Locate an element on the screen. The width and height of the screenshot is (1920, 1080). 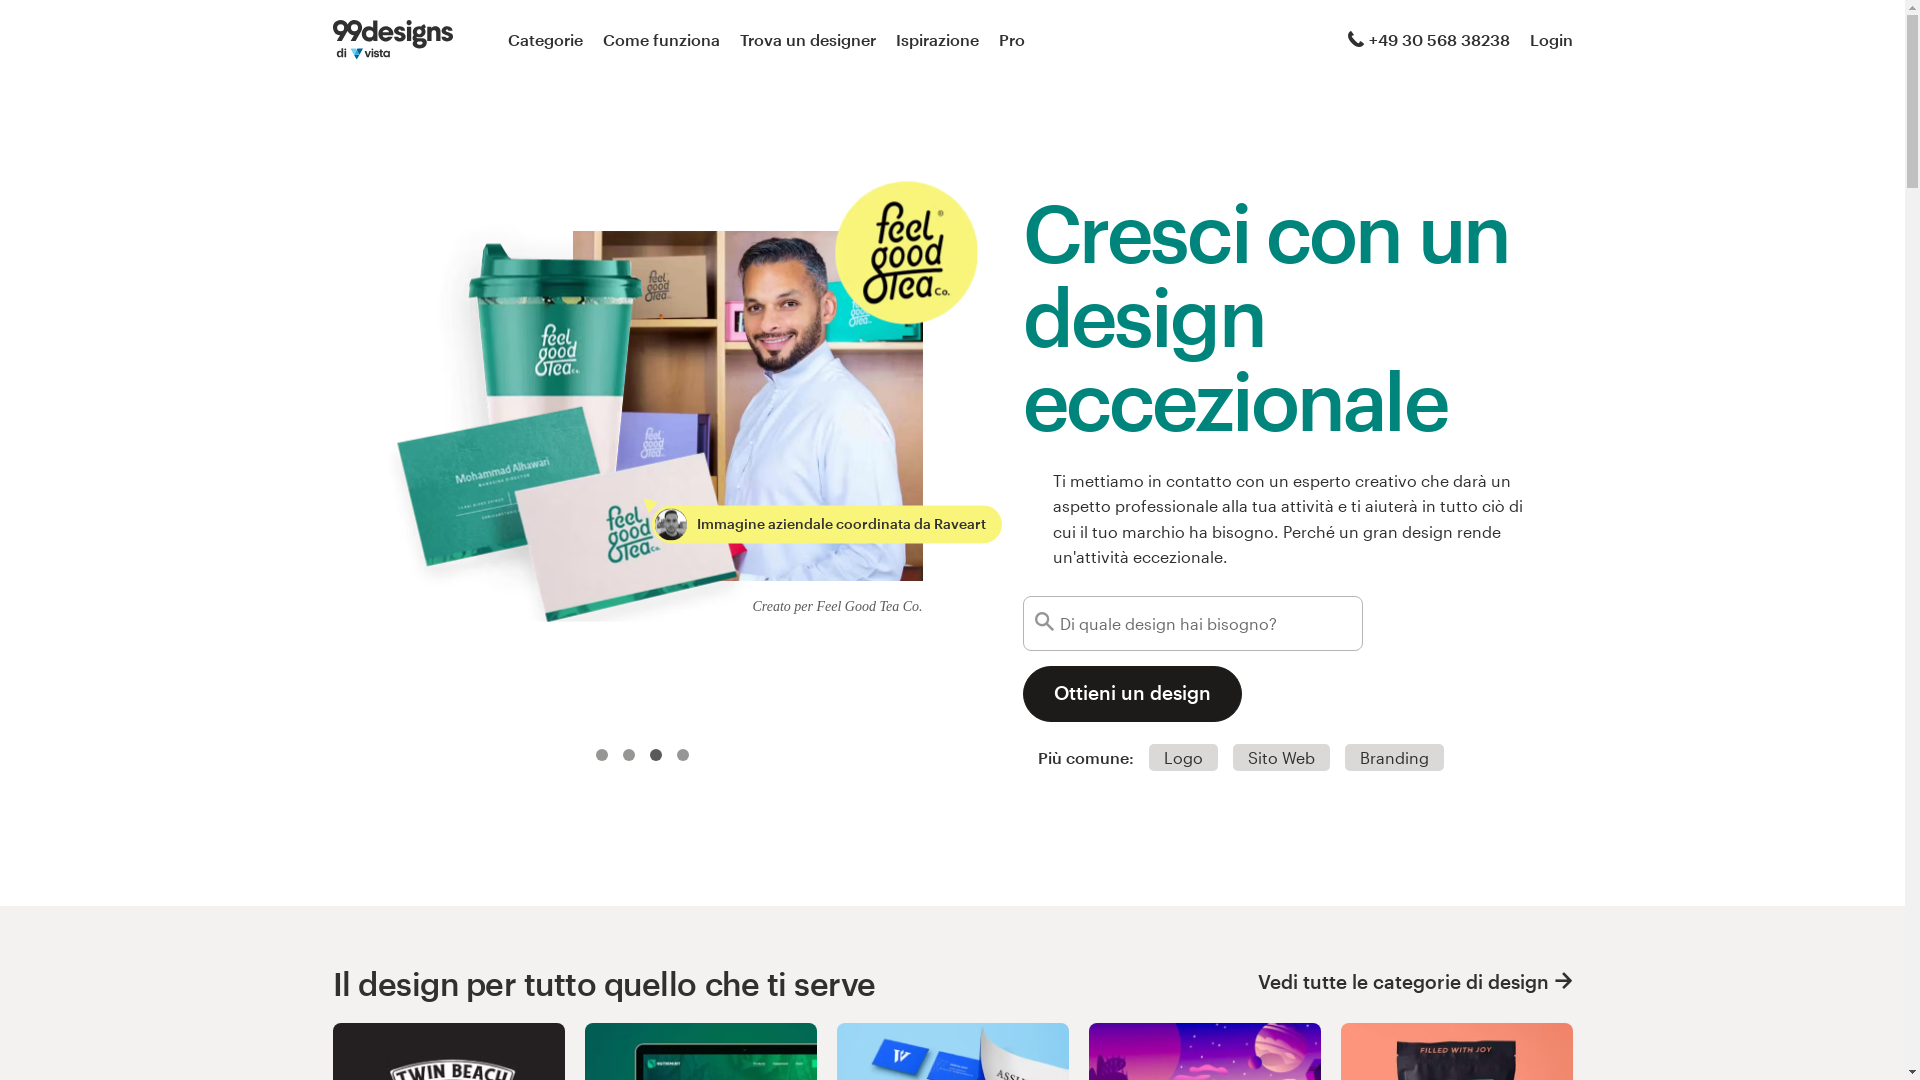
'Trova un designer' is located at coordinates (807, 39).